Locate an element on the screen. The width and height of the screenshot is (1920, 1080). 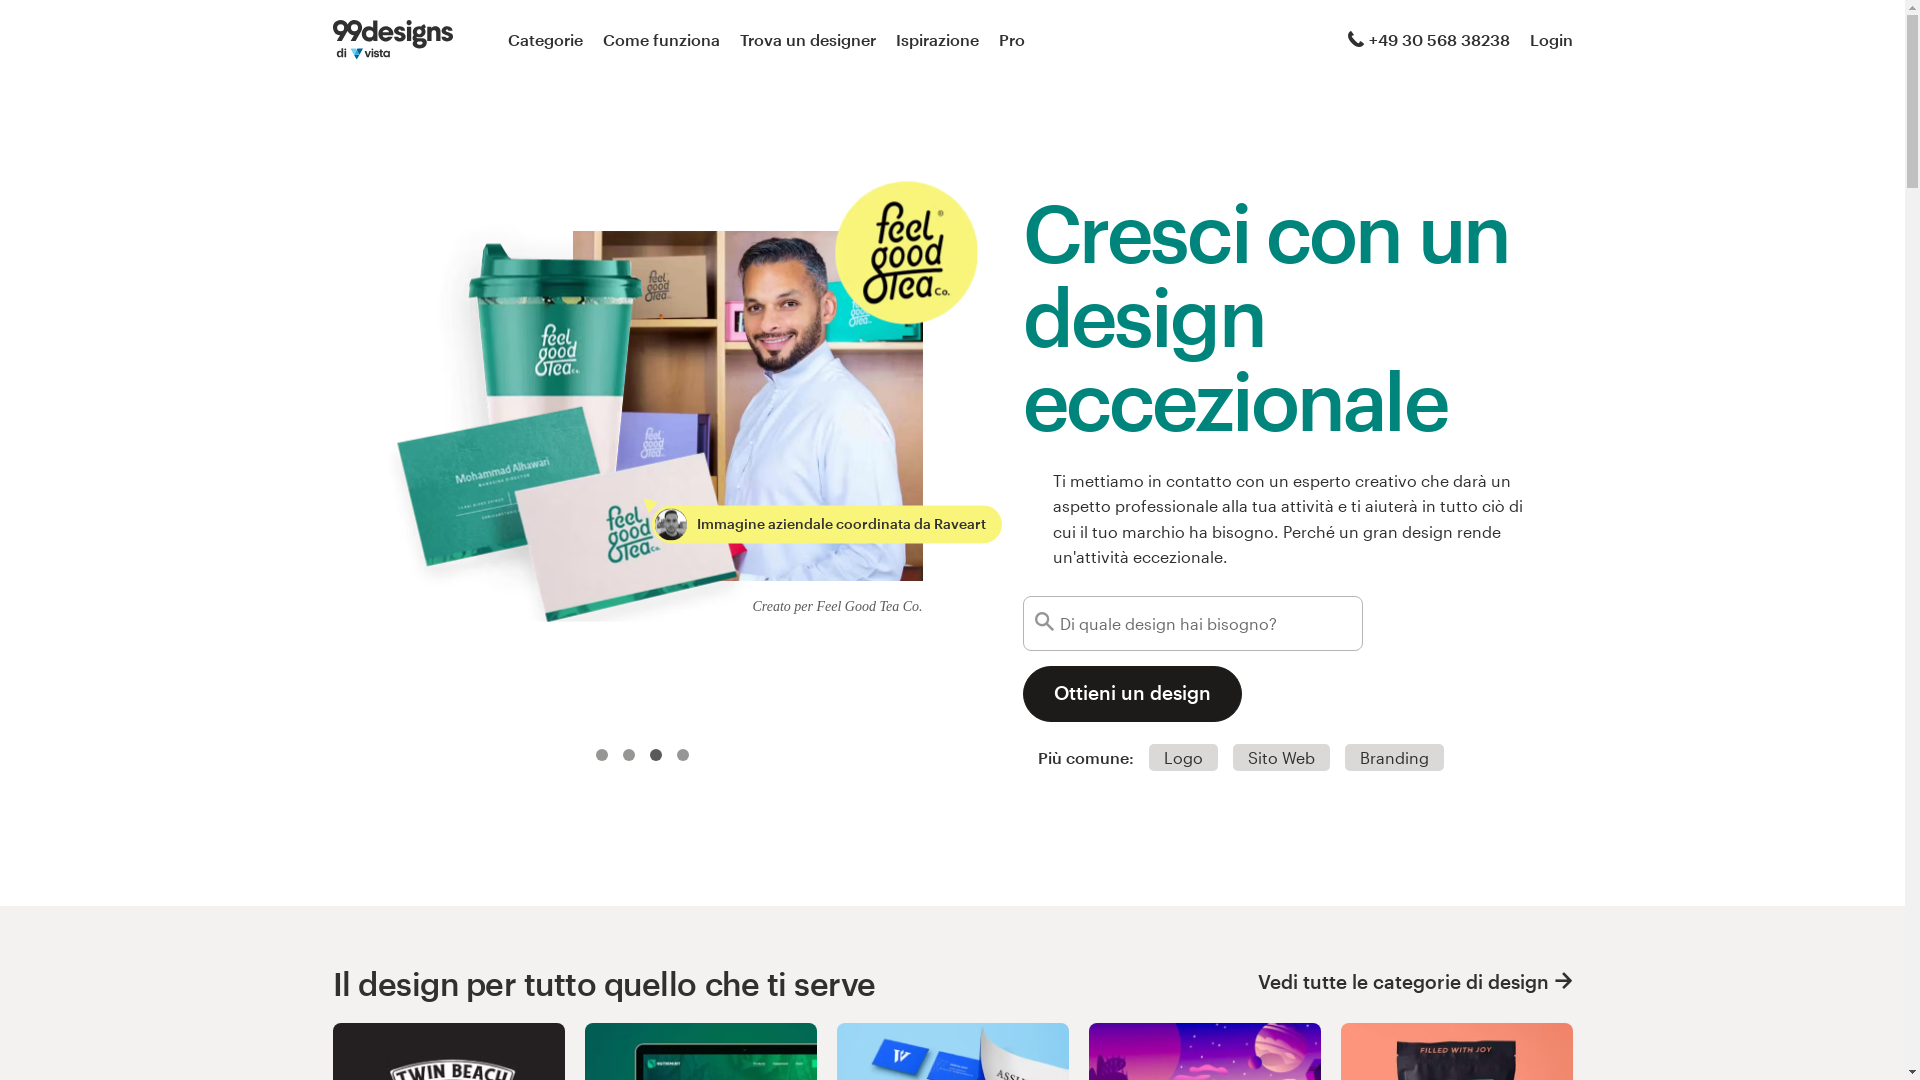
'Trova un designer' is located at coordinates (807, 39).